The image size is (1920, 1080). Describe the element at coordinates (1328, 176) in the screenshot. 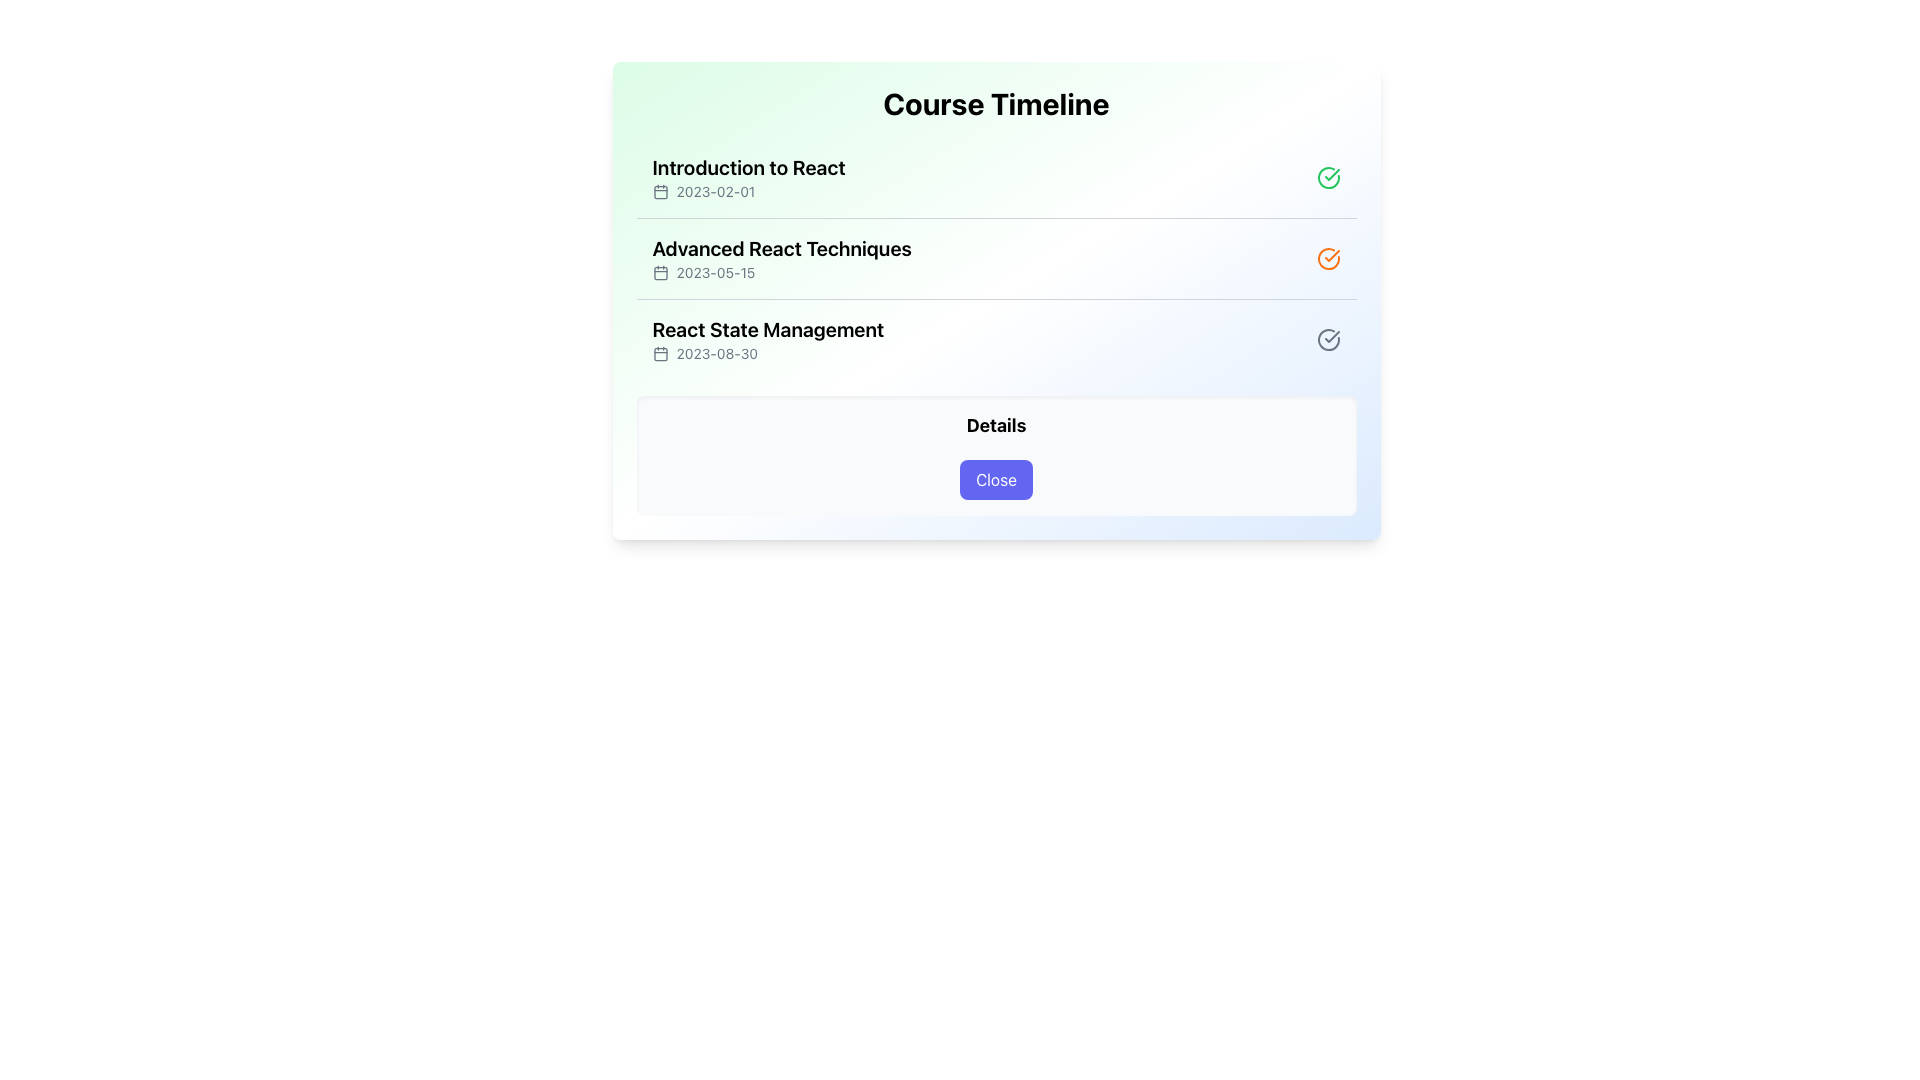

I see `the green circle status indicator with a checkmark associated with the item titled 'Introduction to React' to interact with its functionality` at that location.